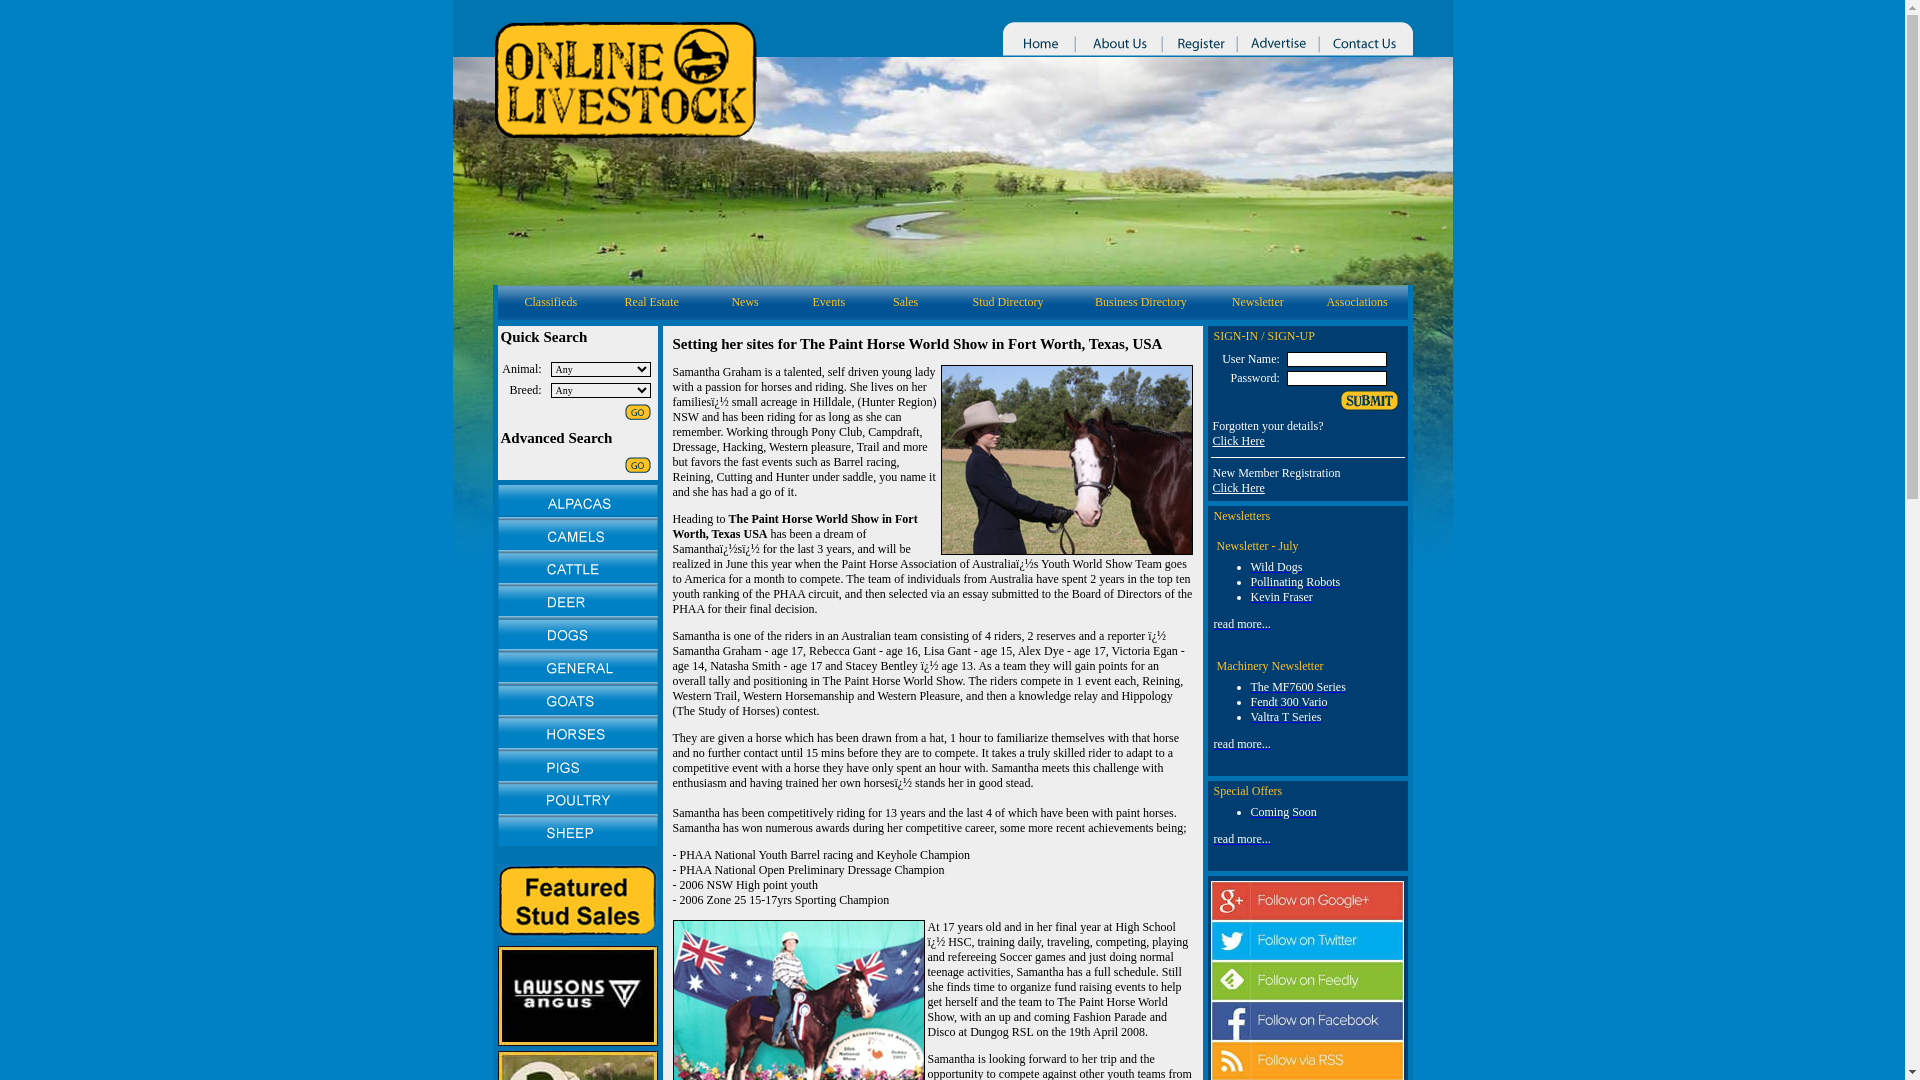 This screenshot has height=1080, width=1920. What do you see at coordinates (1237, 488) in the screenshot?
I see `'Click Here'` at bounding box center [1237, 488].